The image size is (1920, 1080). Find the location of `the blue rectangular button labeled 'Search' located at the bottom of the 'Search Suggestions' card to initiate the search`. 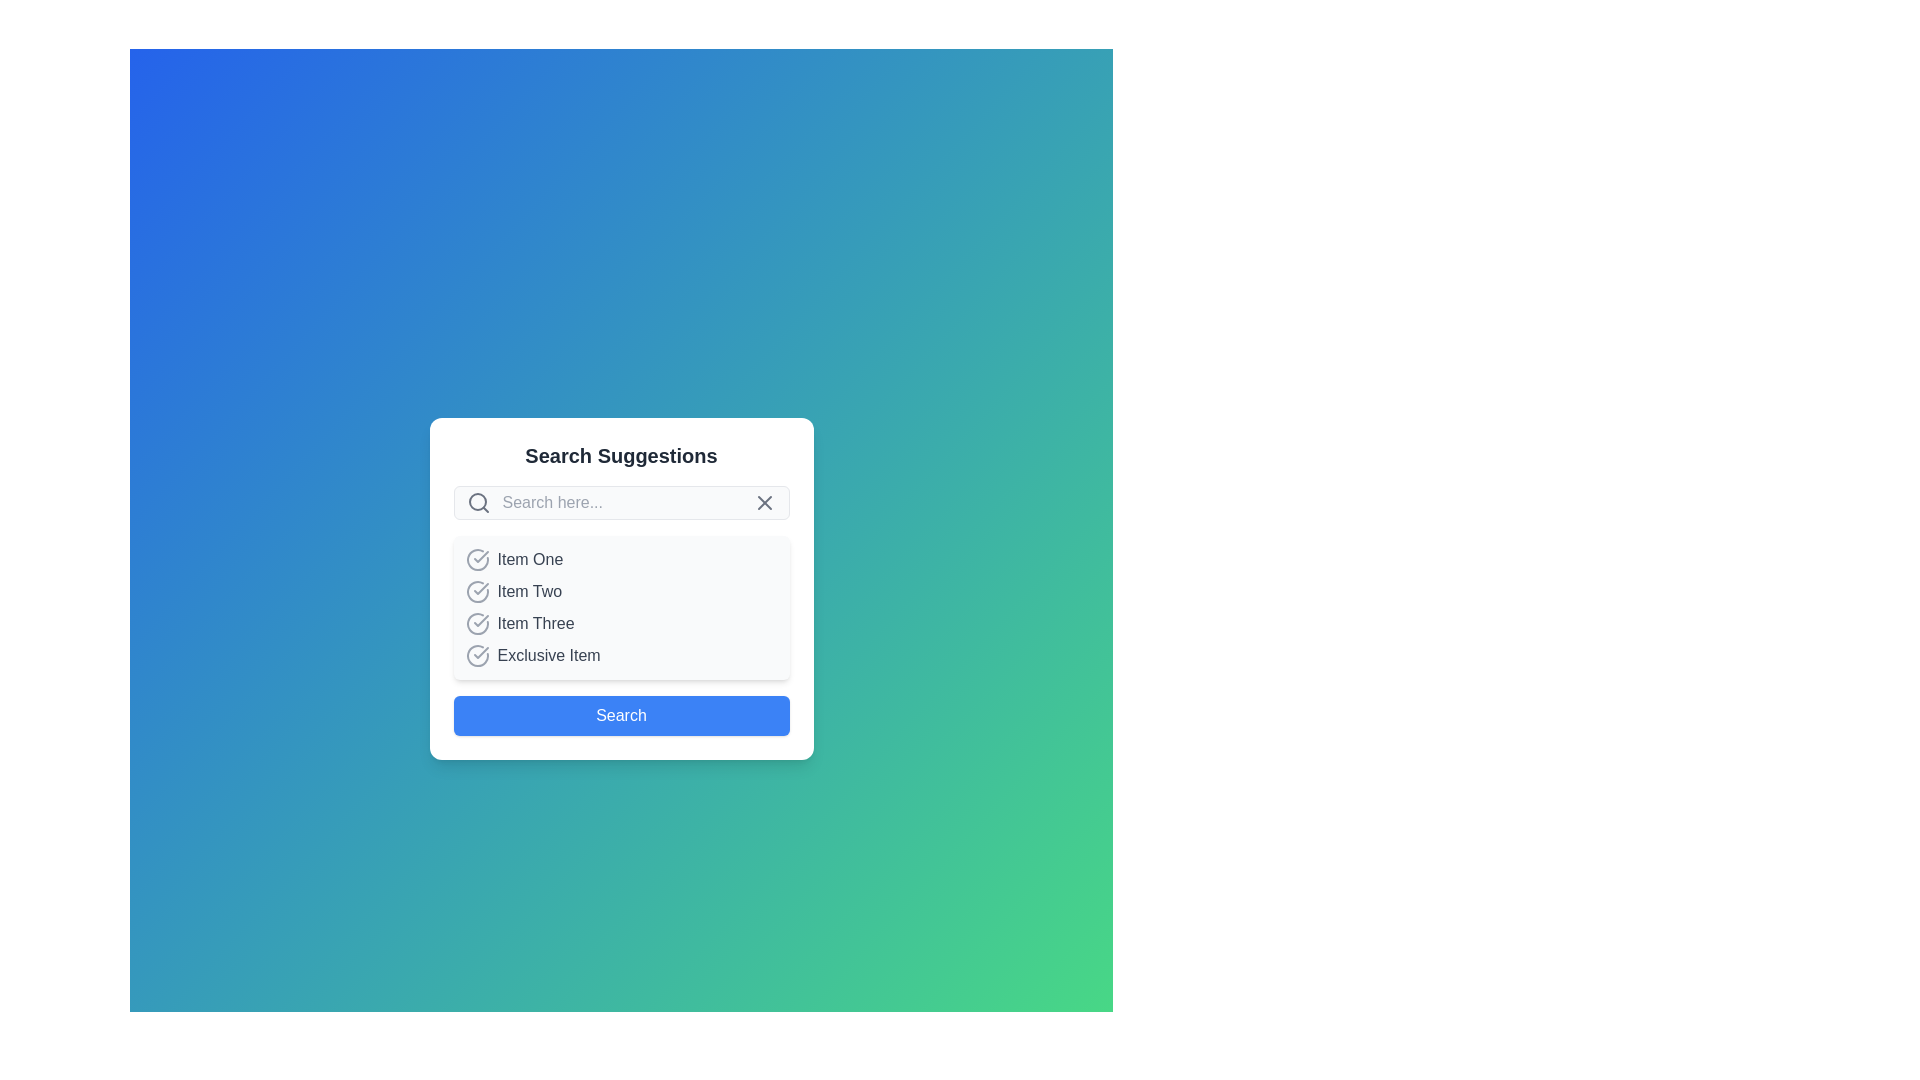

the blue rectangular button labeled 'Search' located at the bottom of the 'Search Suggestions' card to initiate the search is located at coordinates (620, 715).